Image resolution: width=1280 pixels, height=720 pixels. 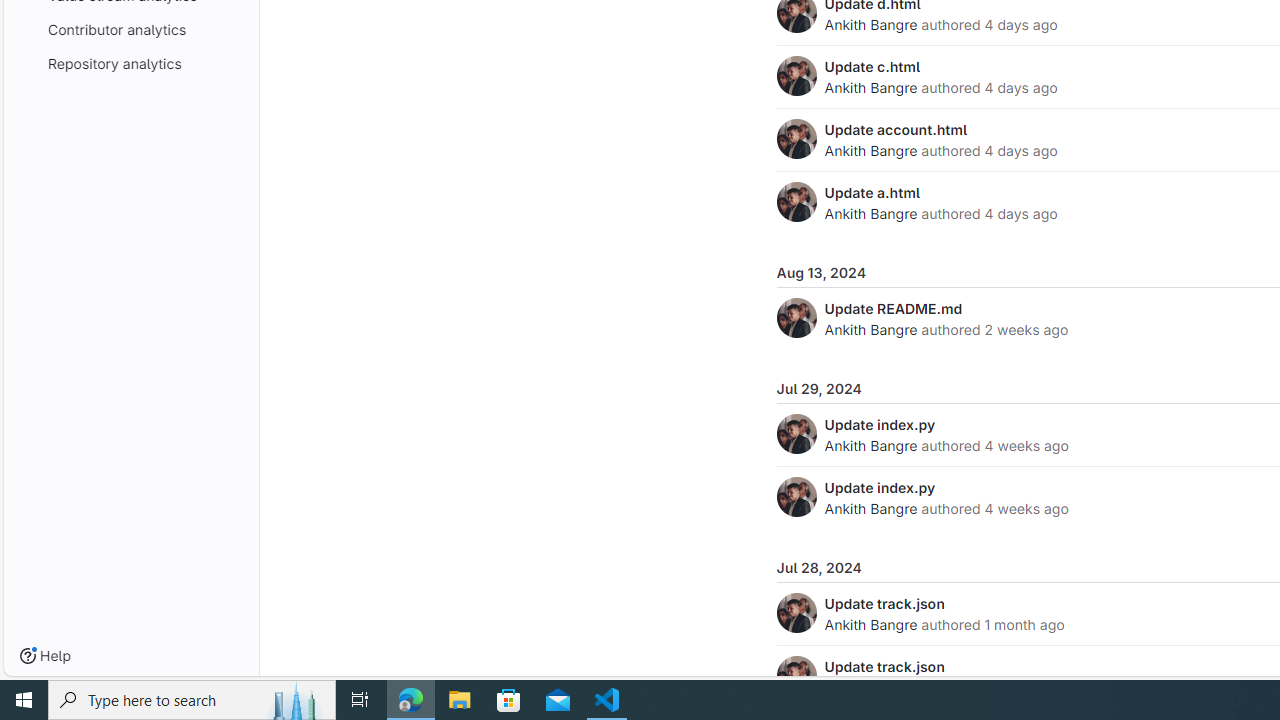 I want to click on 'Repository analytics', so click(x=130, y=61).